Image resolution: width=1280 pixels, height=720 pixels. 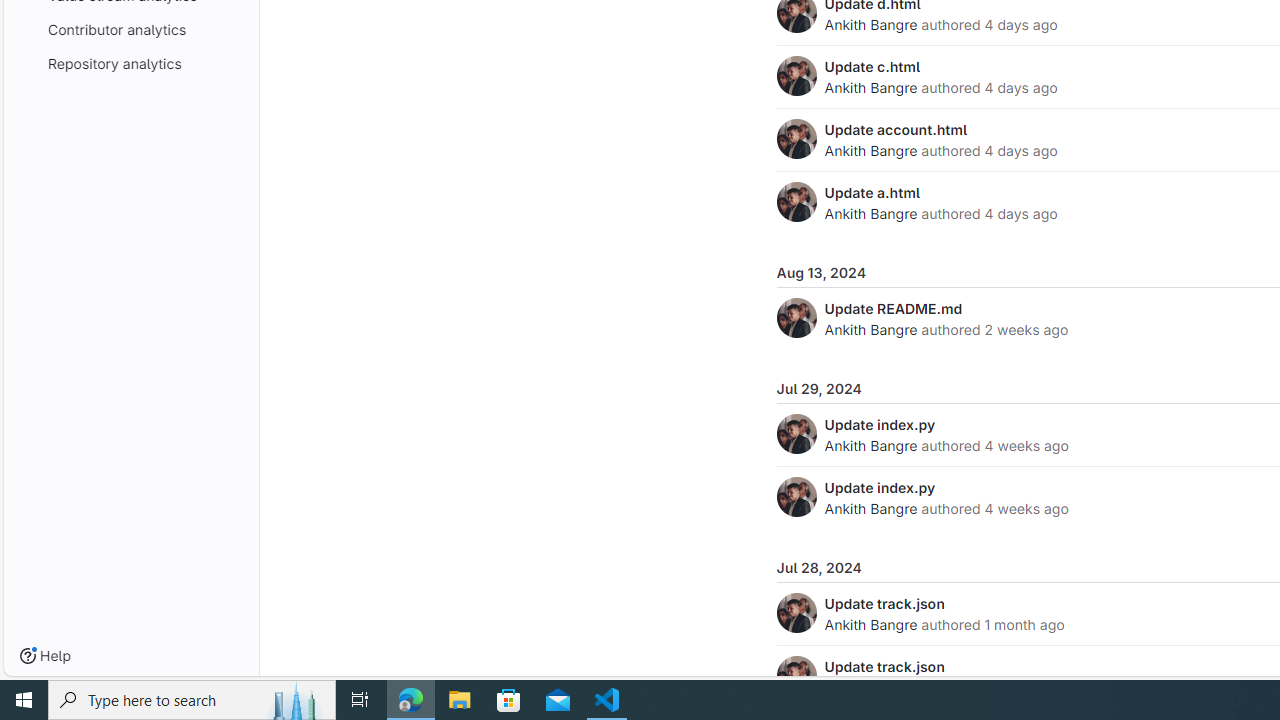 I want to click on 'Repository analytics', so click(x=130, y=61).